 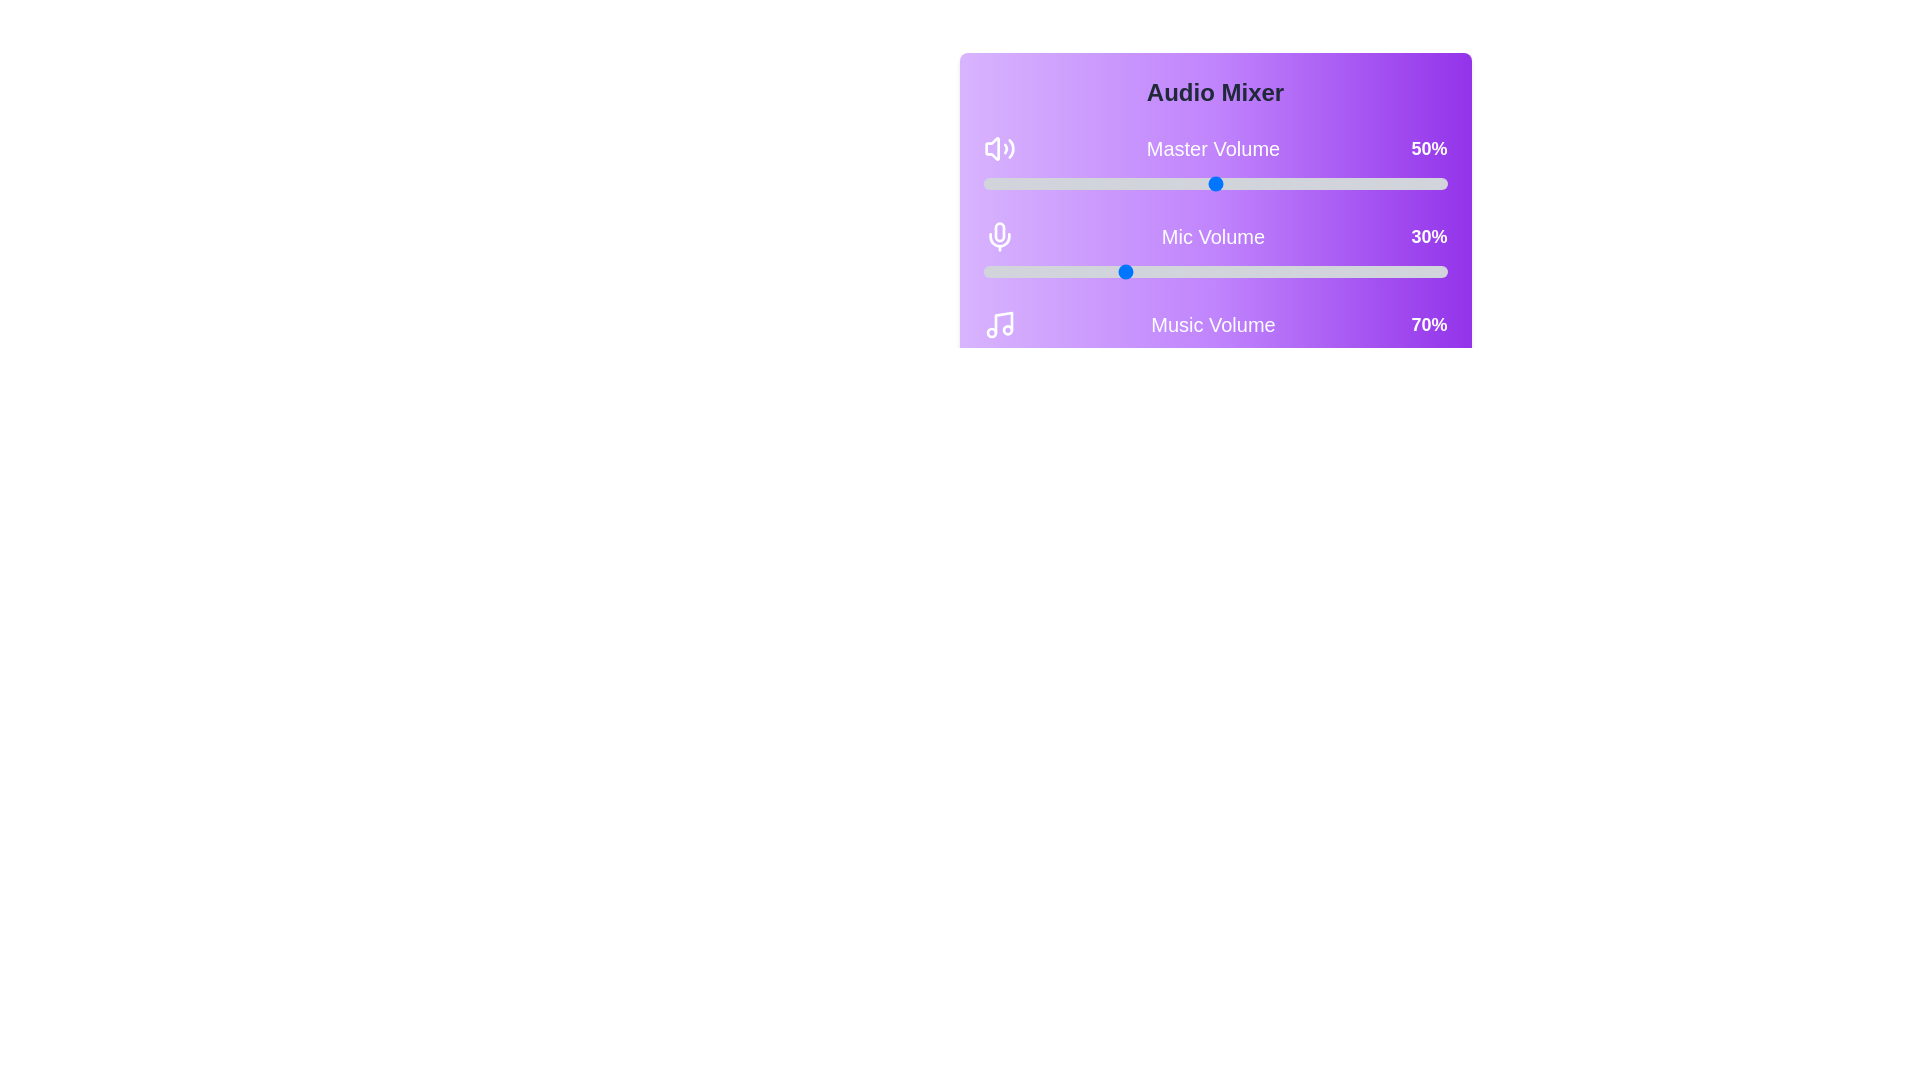 What do you see at coordinates (1214, 148) in the screenshot?
I see `the 'Master Volume' label in the Audio Mixer interface` at bounding box center [1214, 148].